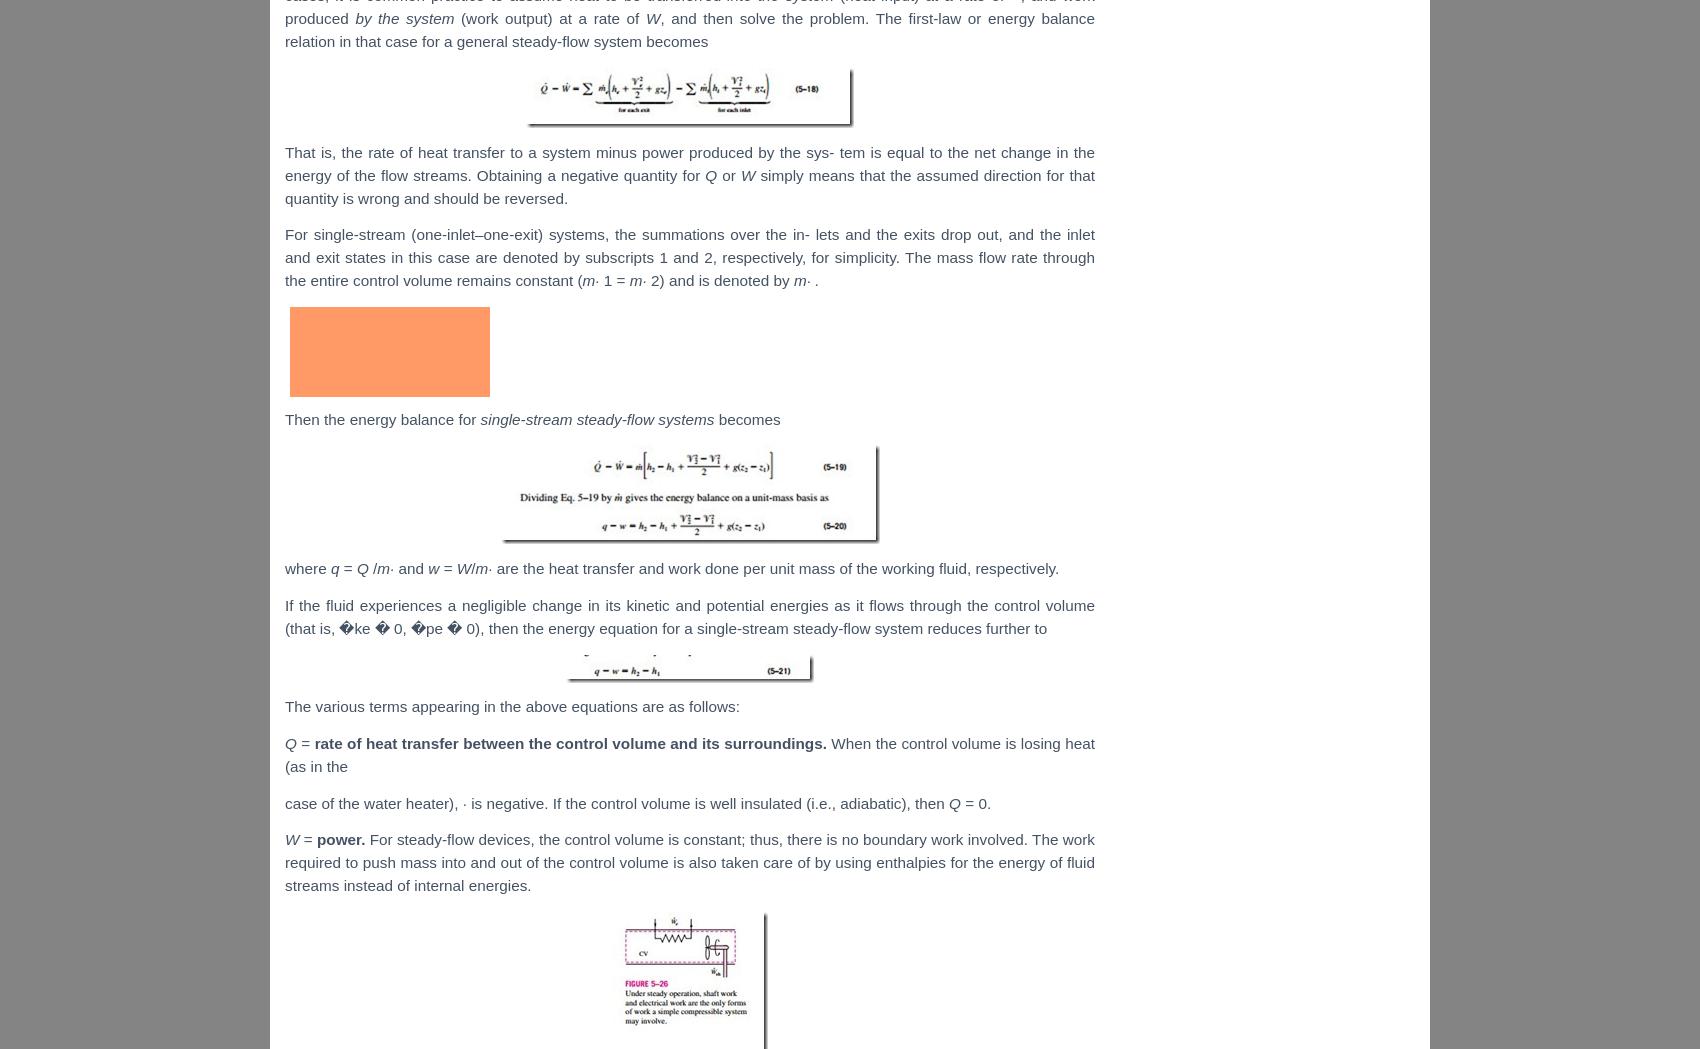  Describe the element at coordinates (435, 567) in the screenshot. I see `'w'` at that location.